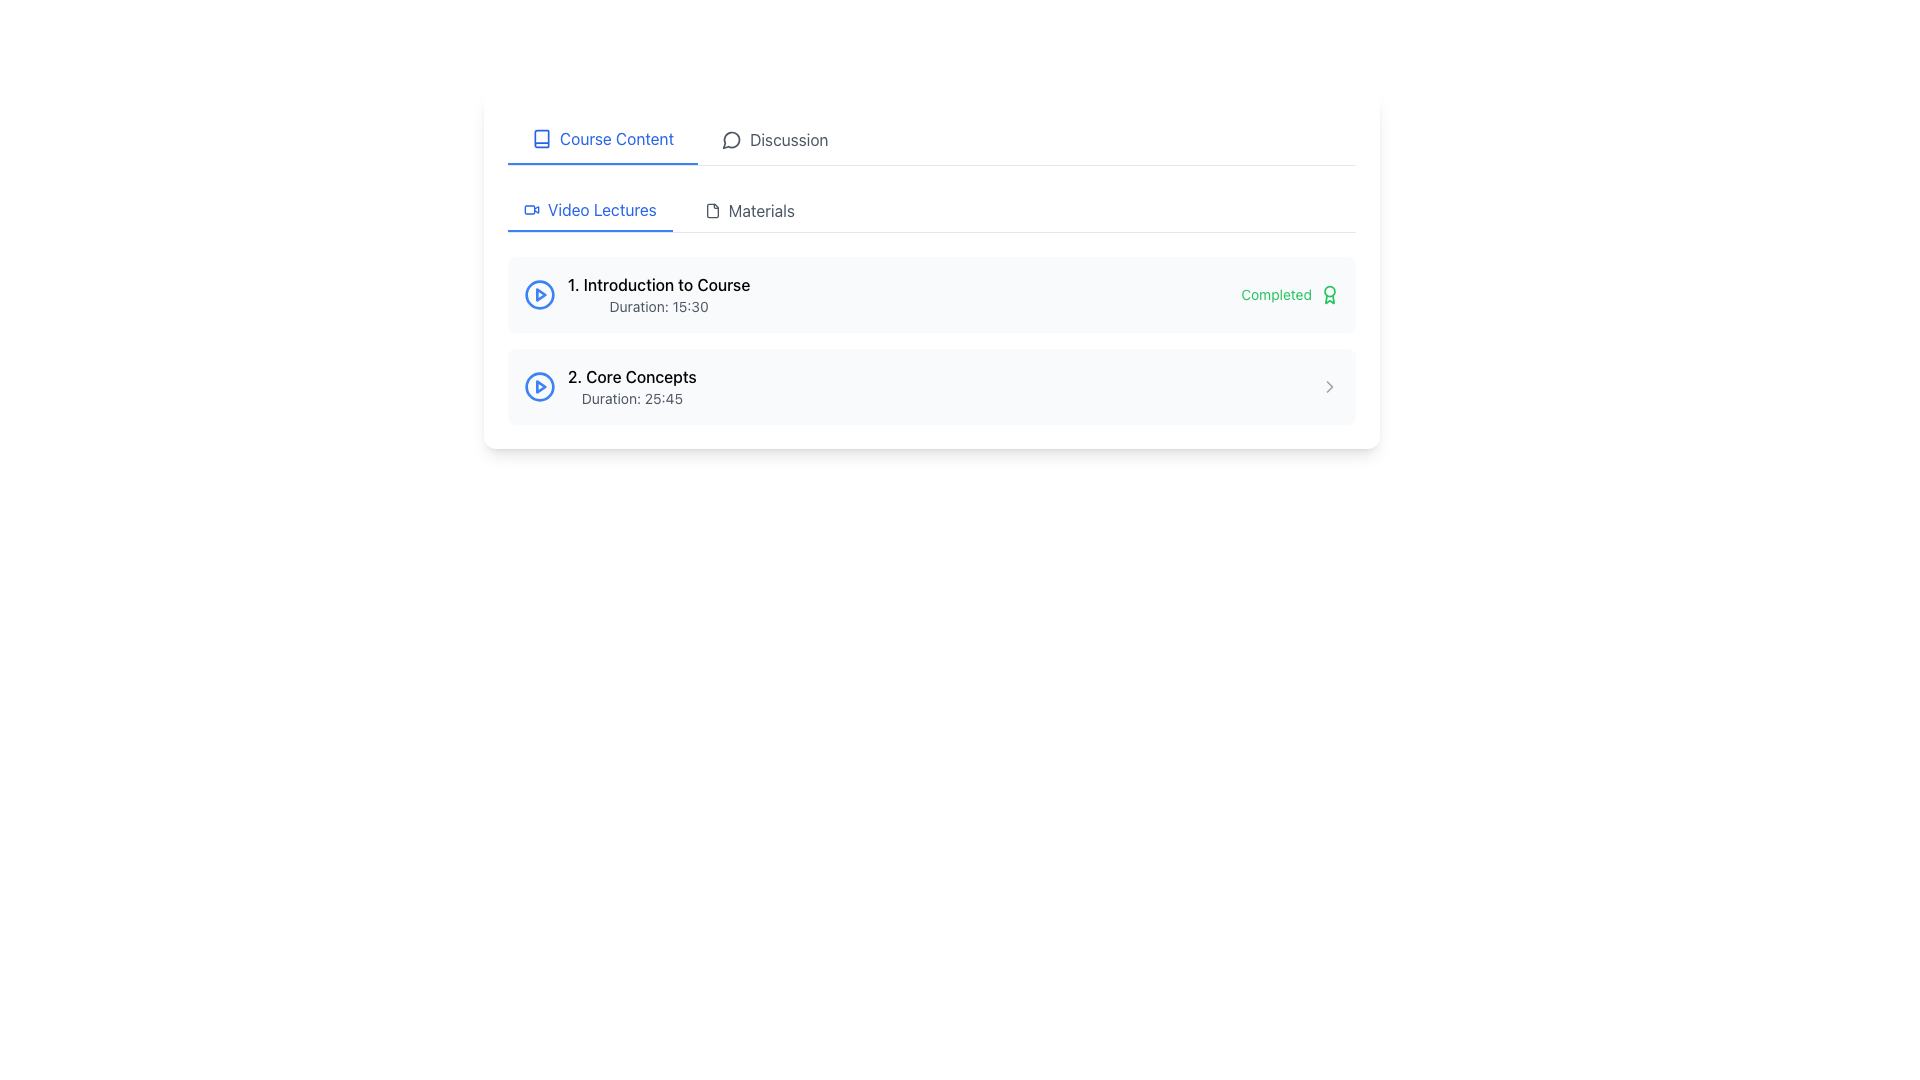 This screenshot has height=1080, width=1920. I want to click on the first navigational tab labeled 'Video Lectures' in the tabbed navigation bar, so click(589, 211).